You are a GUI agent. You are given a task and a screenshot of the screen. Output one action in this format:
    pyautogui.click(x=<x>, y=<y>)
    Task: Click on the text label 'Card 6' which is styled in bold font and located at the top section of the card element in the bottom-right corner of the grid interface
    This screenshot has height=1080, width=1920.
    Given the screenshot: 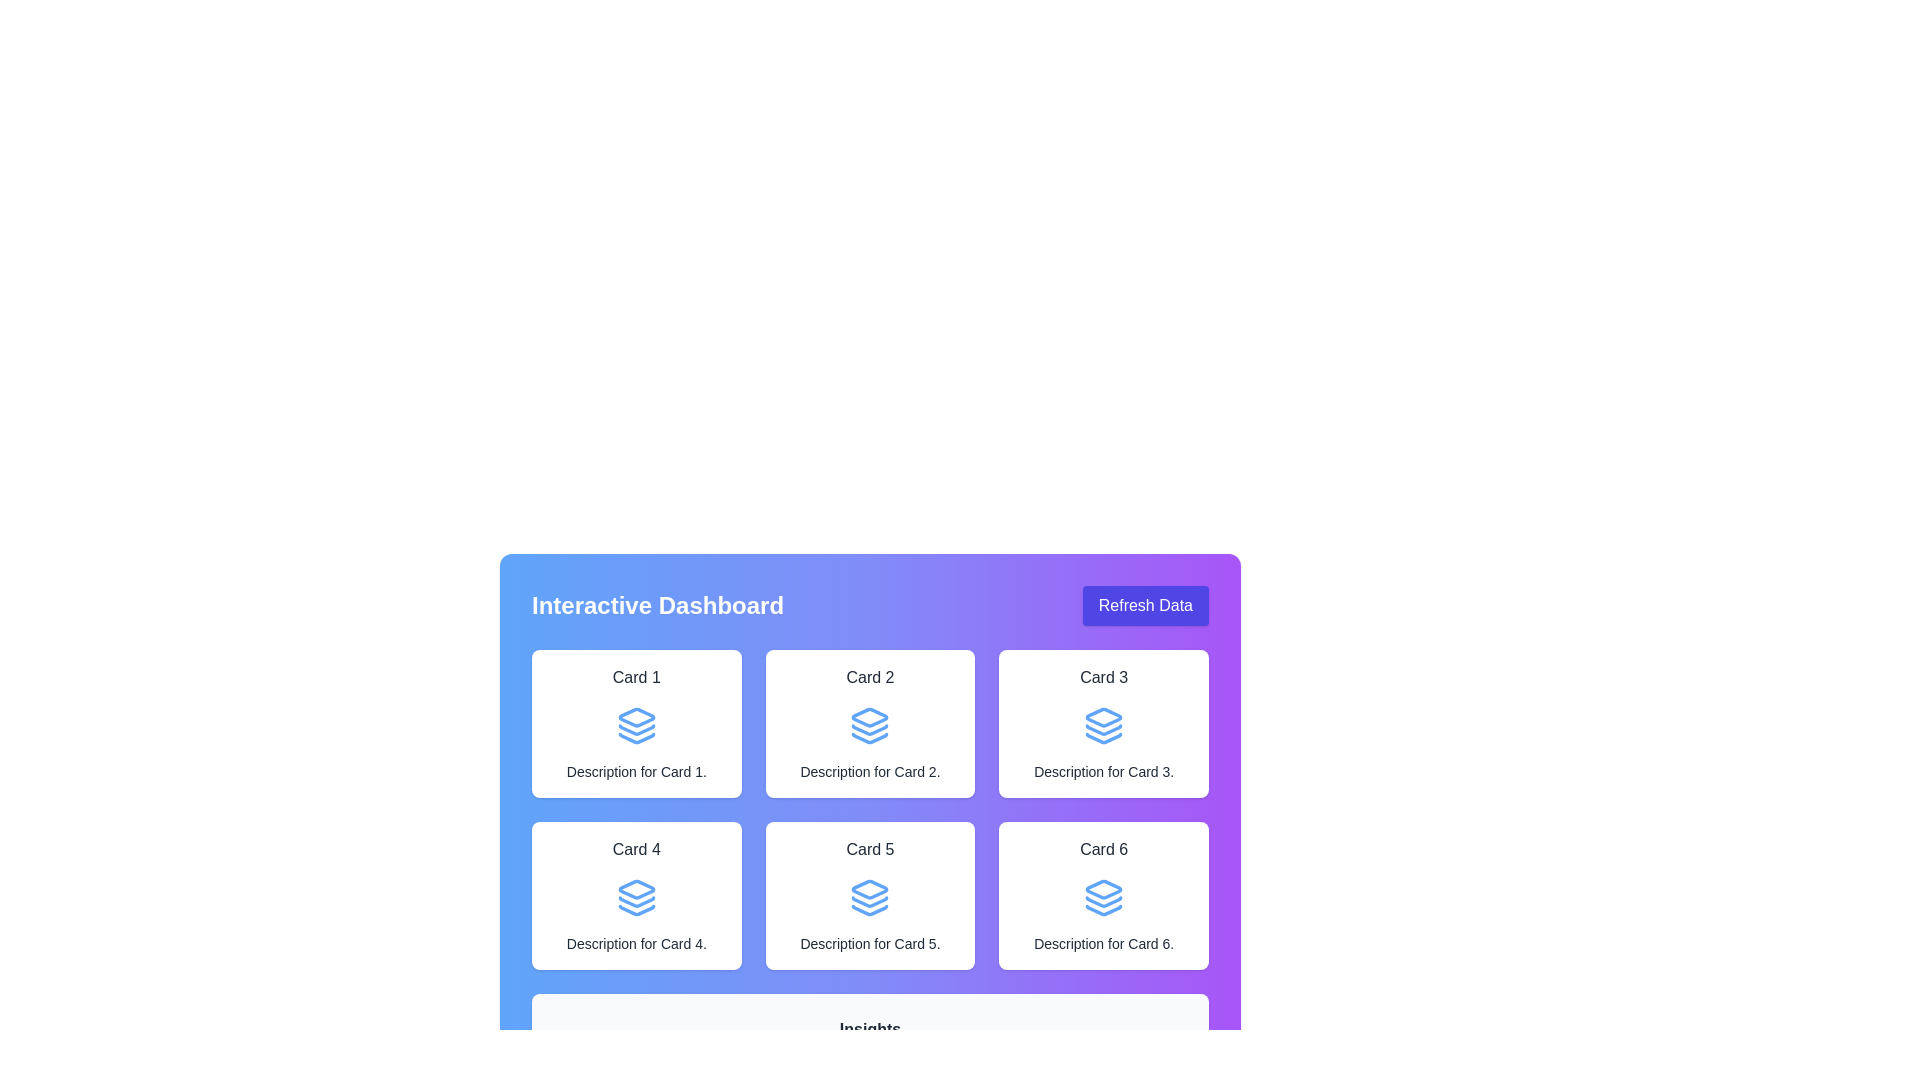 What is the action you would take?
    pyautogui.click(x=1103, y=849)
    